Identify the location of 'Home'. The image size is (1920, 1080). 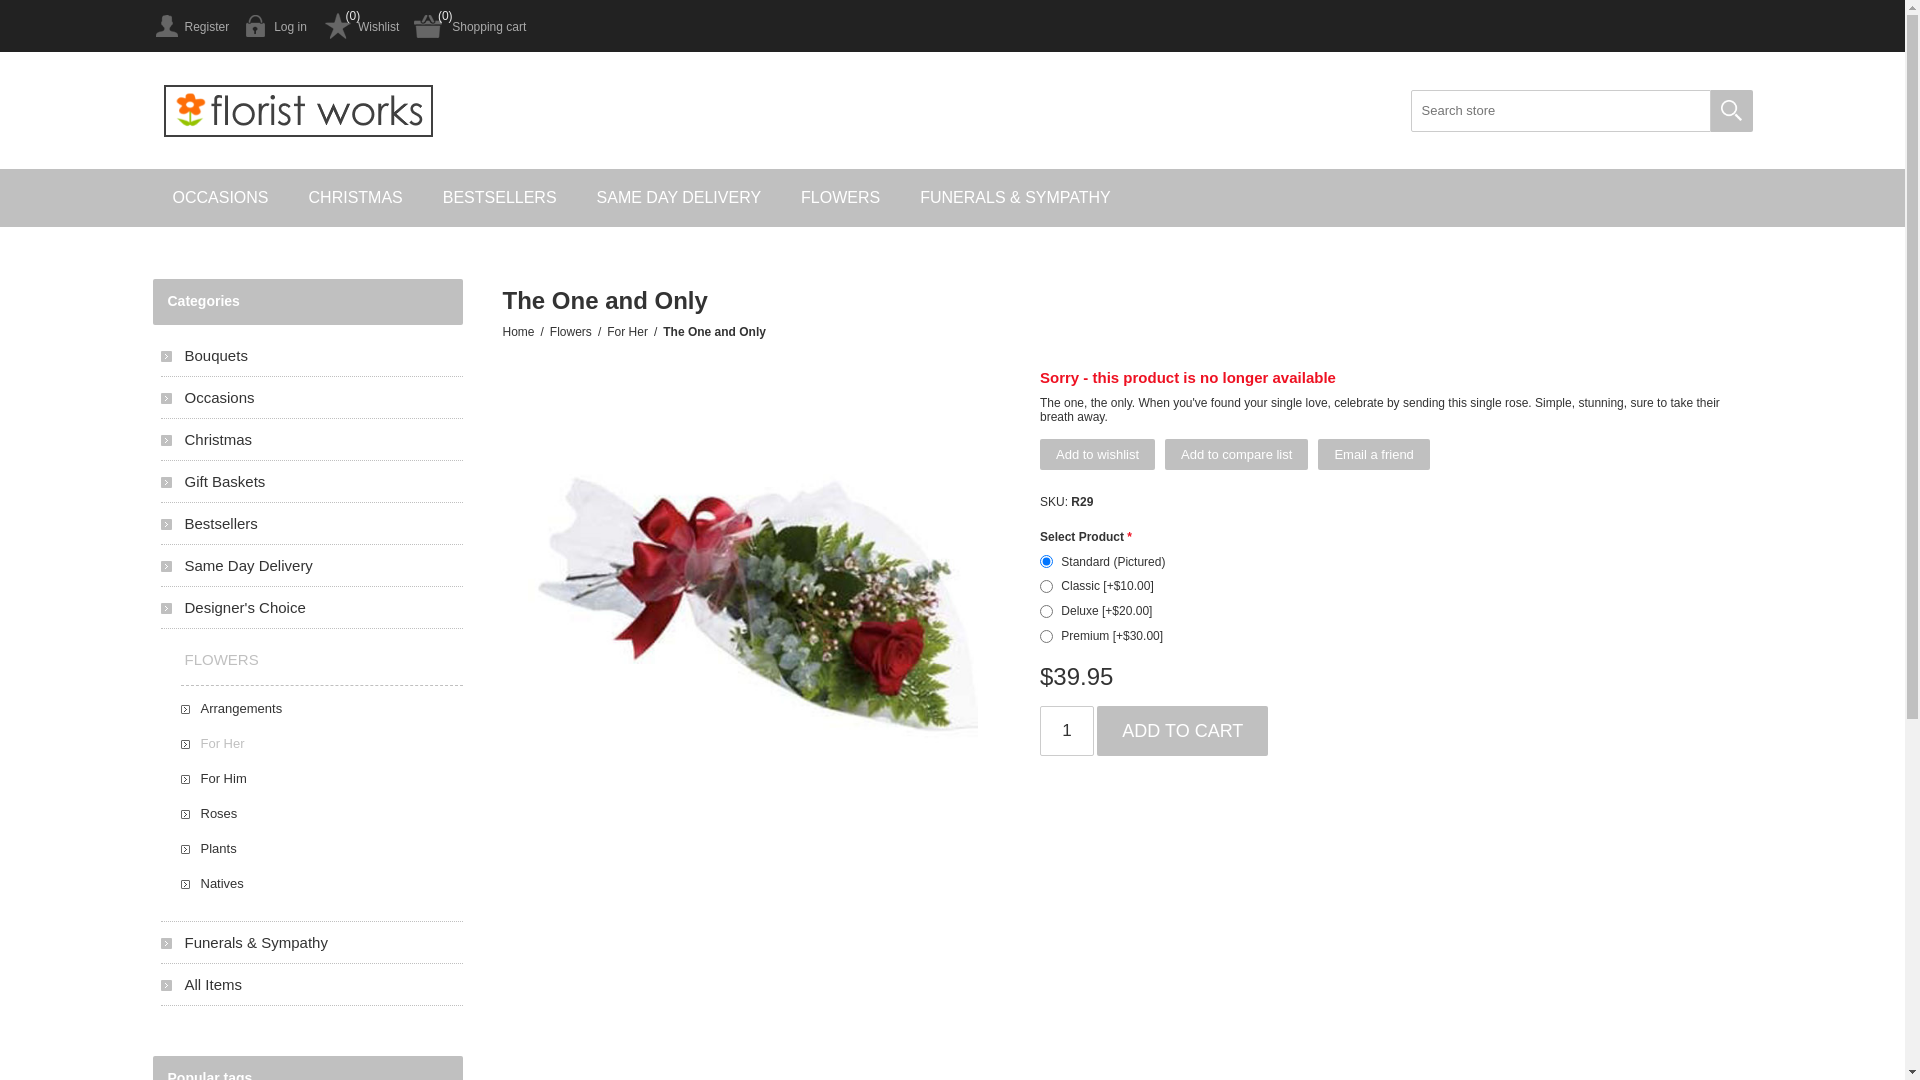
(502, 330).